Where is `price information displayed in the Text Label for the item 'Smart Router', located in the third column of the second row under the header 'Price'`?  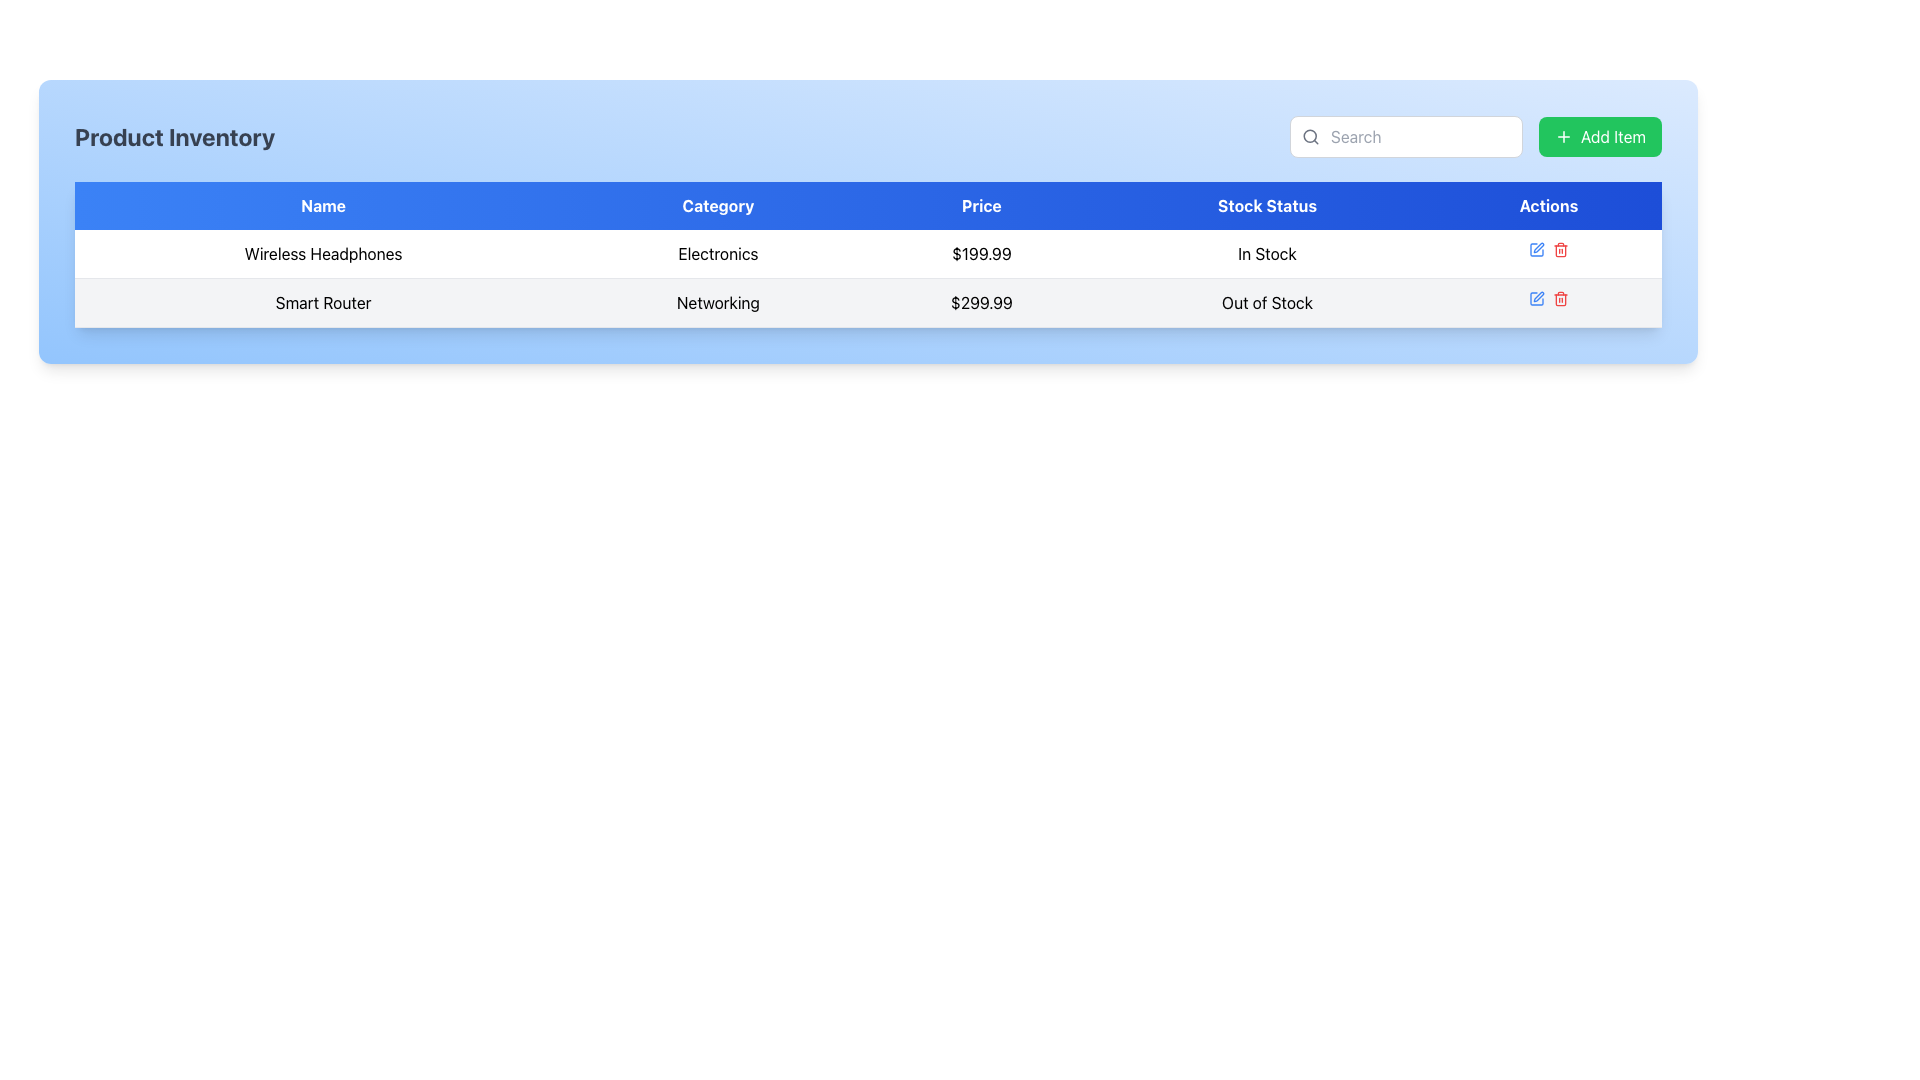
price information displayed in the Text Label for the item 'Smart Router', located in the third column of the second row under the header 'Price' is located at coordinates (981, 303).